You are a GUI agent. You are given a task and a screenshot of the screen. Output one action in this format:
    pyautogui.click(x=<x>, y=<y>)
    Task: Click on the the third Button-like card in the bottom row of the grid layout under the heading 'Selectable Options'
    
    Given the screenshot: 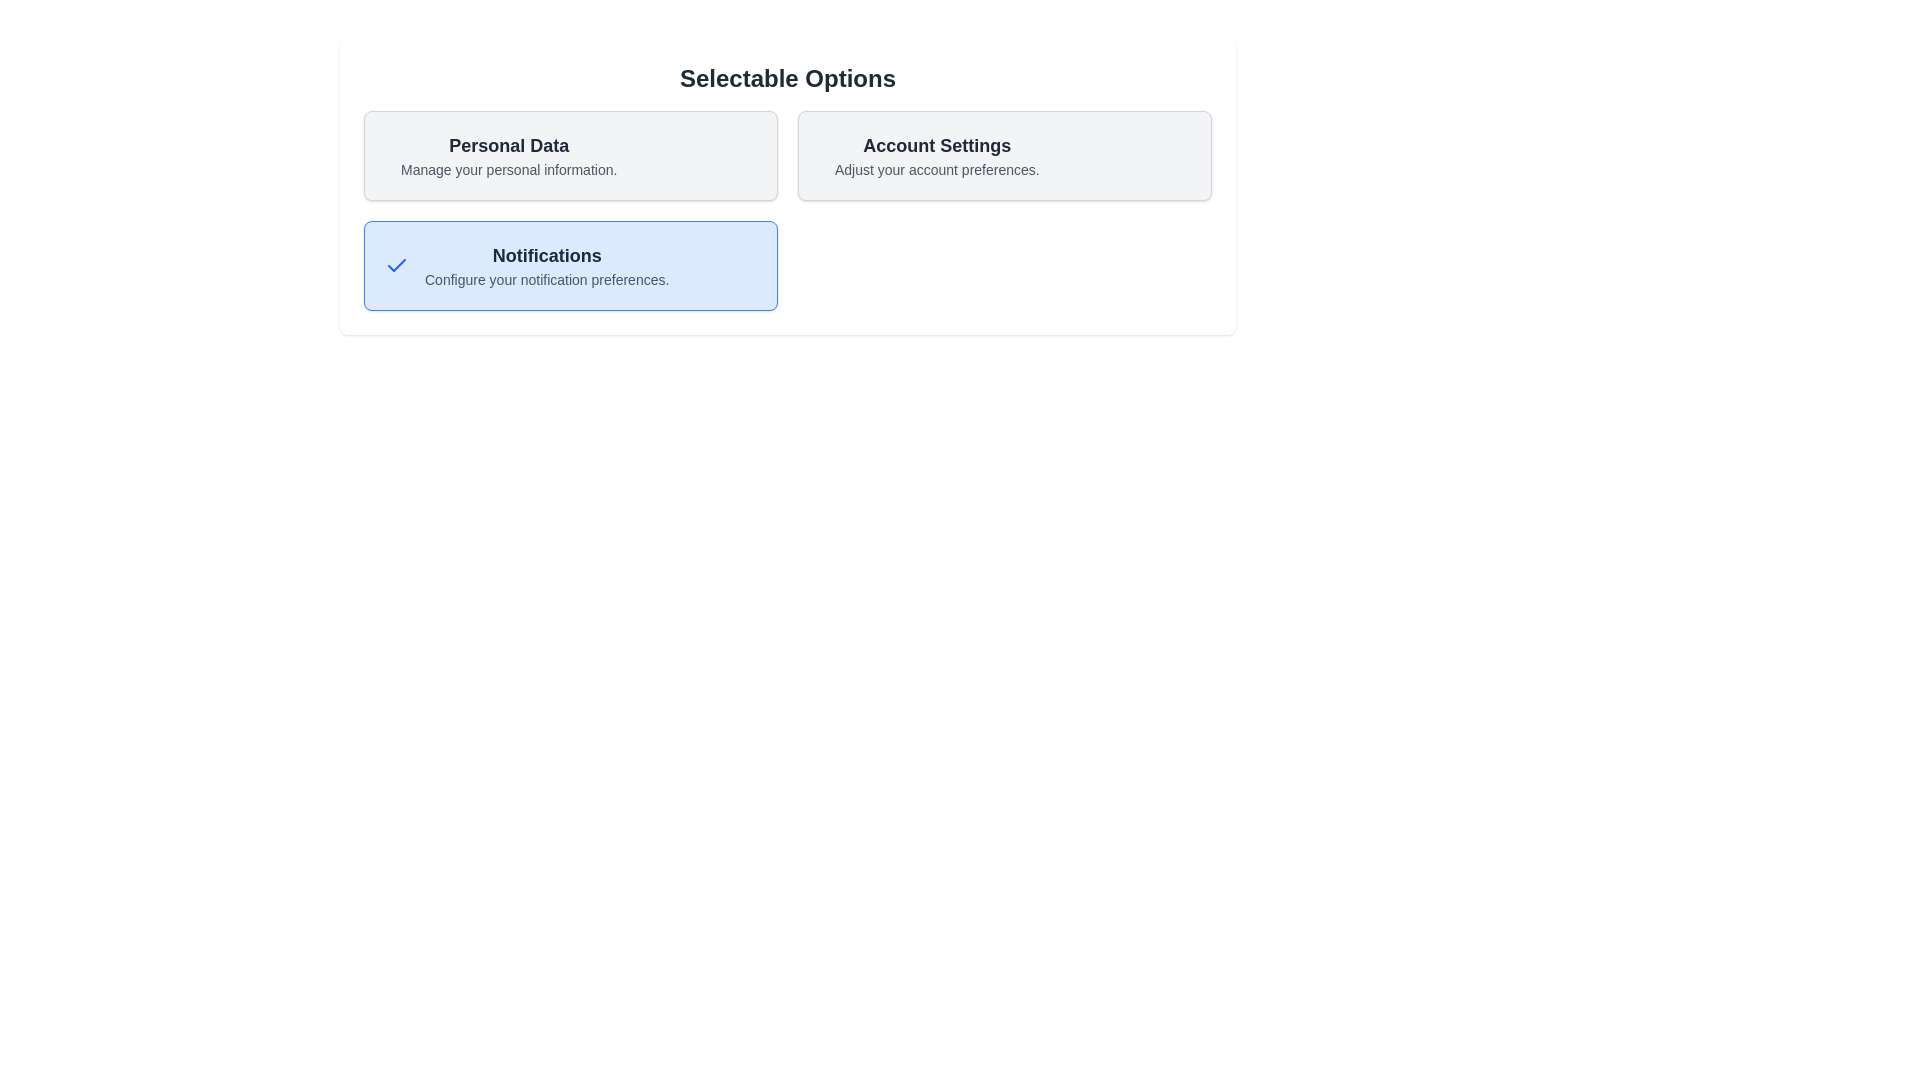 What is the action you would take?
    pyautogui.click(x=570, y=265)
    